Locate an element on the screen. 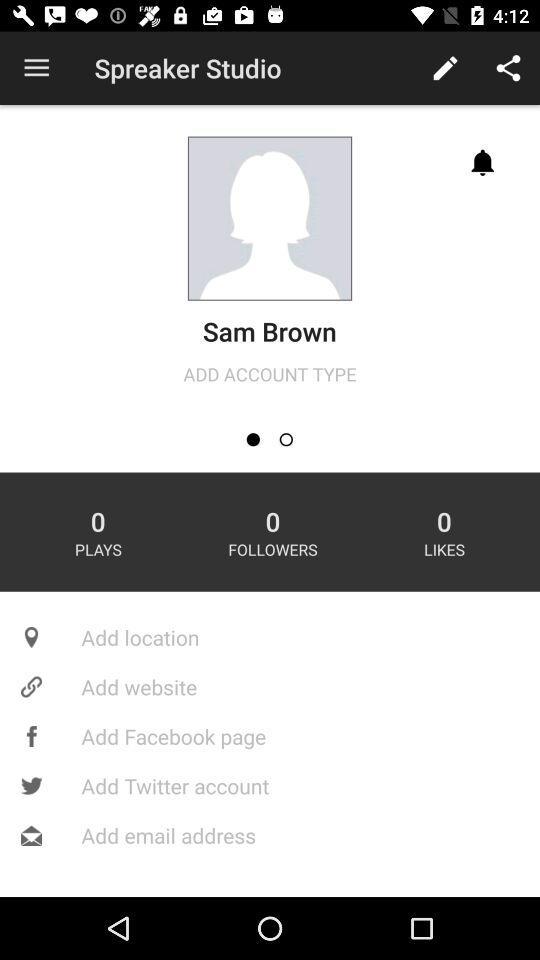  item to the left of spreaker studio item is located at coordinates (36, 68).